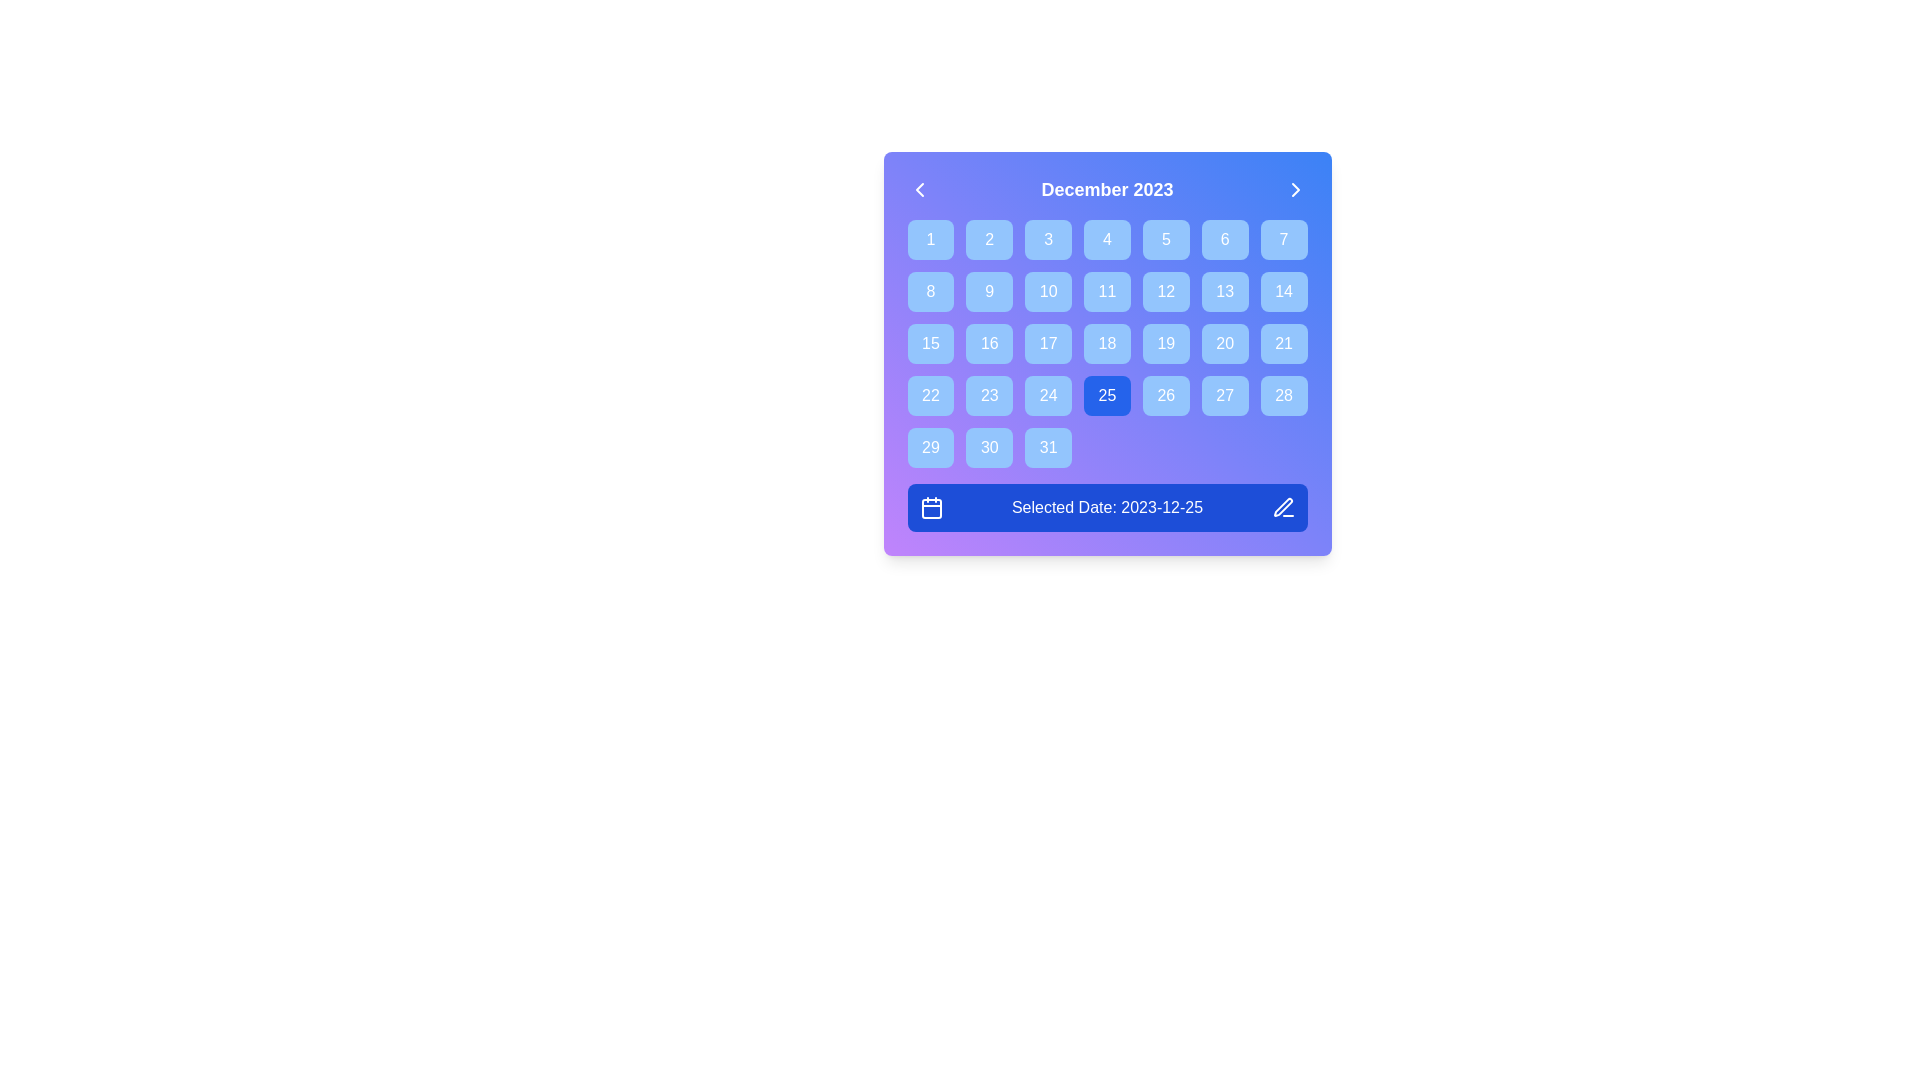 This screenshot has height=1080, width=1920. What do you see at coordinates (1295, 189) in the screenshot?
I see `the right-facing chevron arrow icon` at bounding box center [1295, 189].